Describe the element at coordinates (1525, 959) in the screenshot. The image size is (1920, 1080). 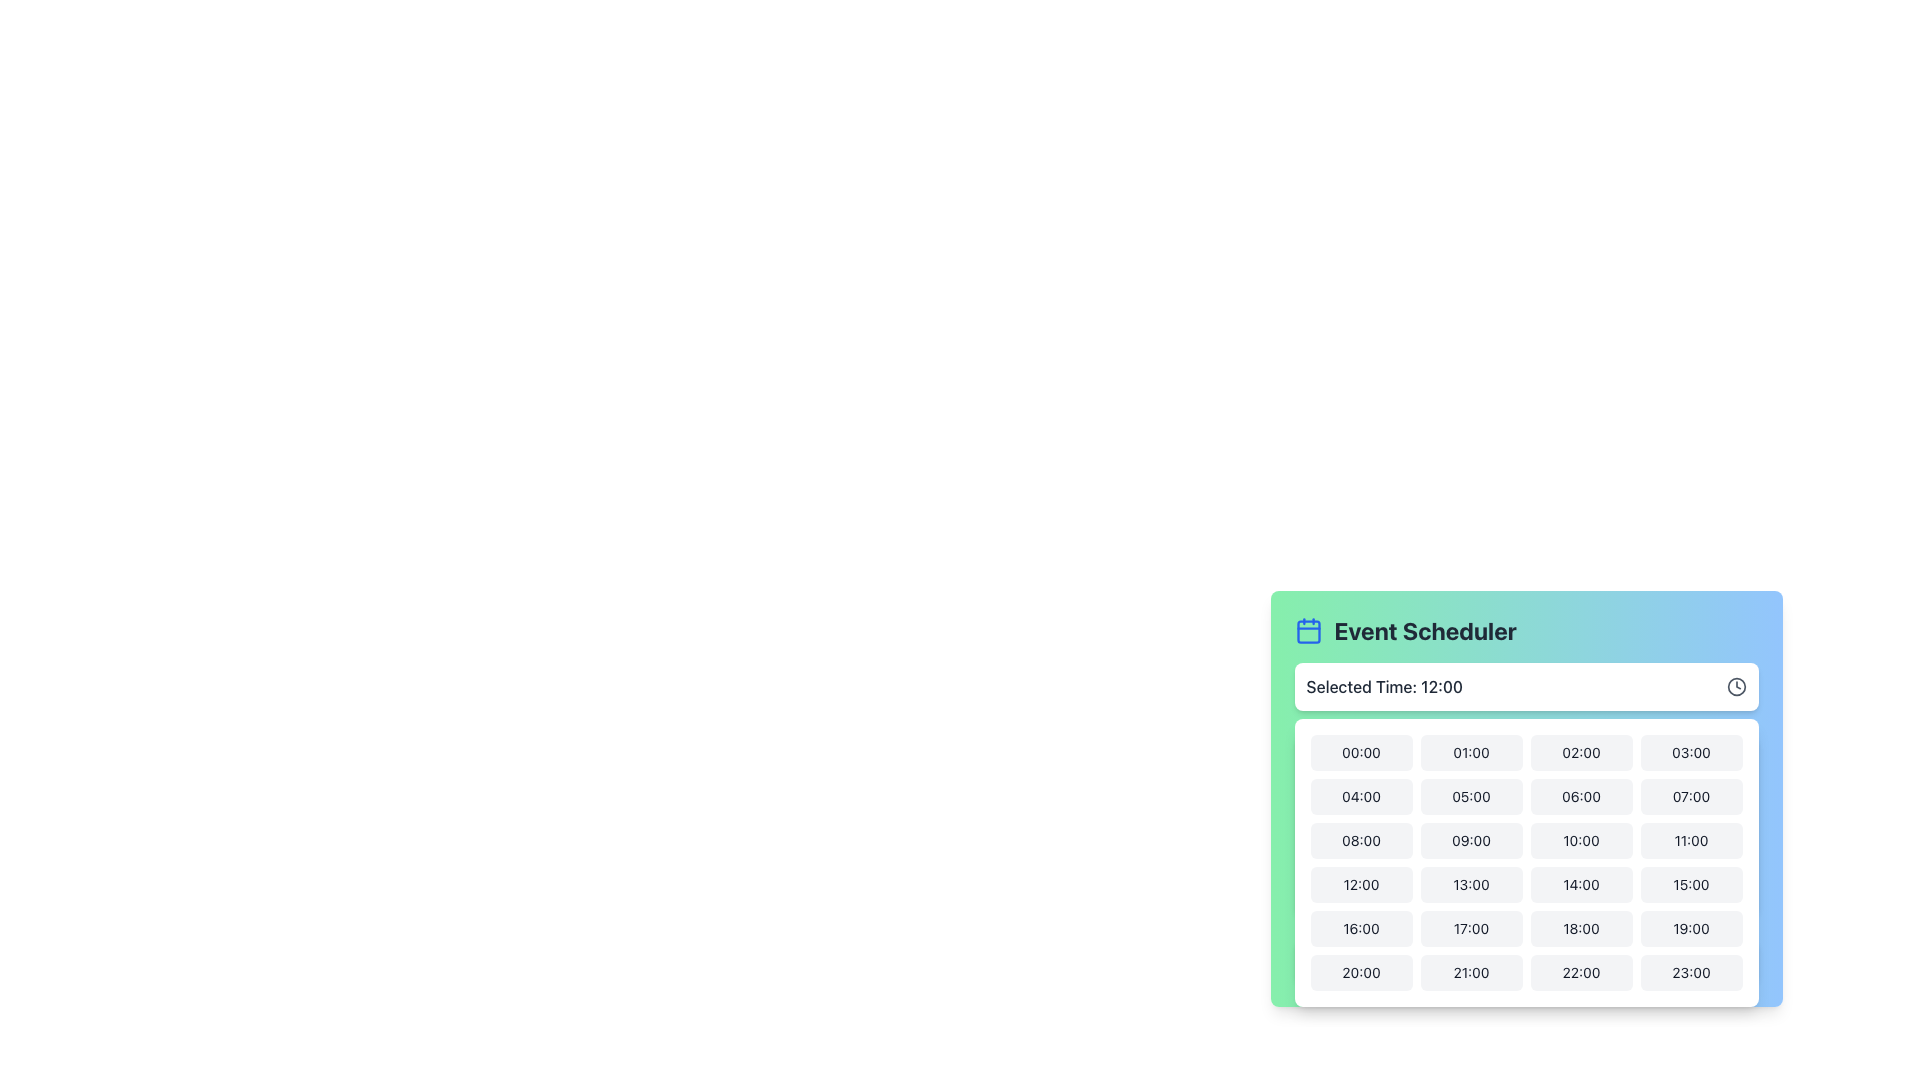
I see `the confirm button in the 'Event Scheduler' panel` at that location.